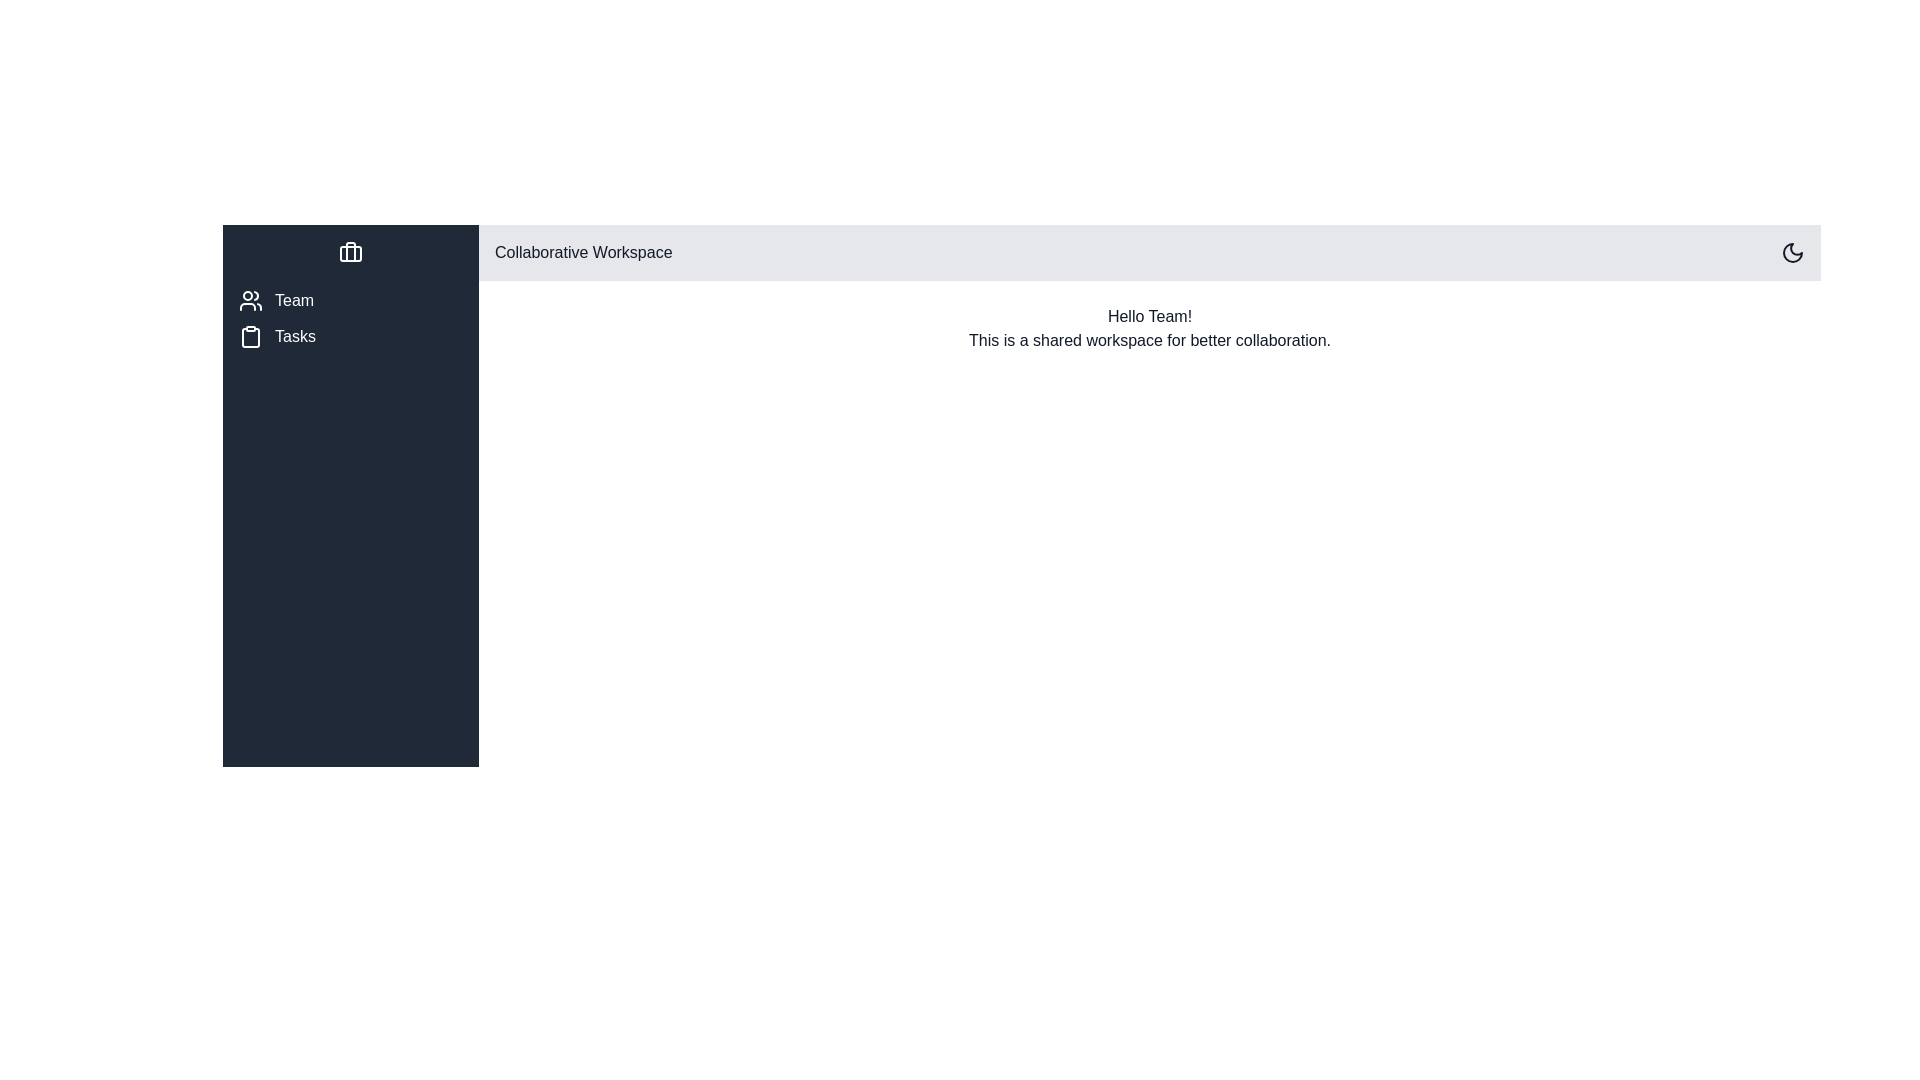 This screenshot has width=1920, height=1080. I want to click on the static text that reads 'This is a shared workspace for better collaboration.' which is styled in a standard sans-serif font and is positioned below the 'Hello Team!' heading, so click(1150, 339).